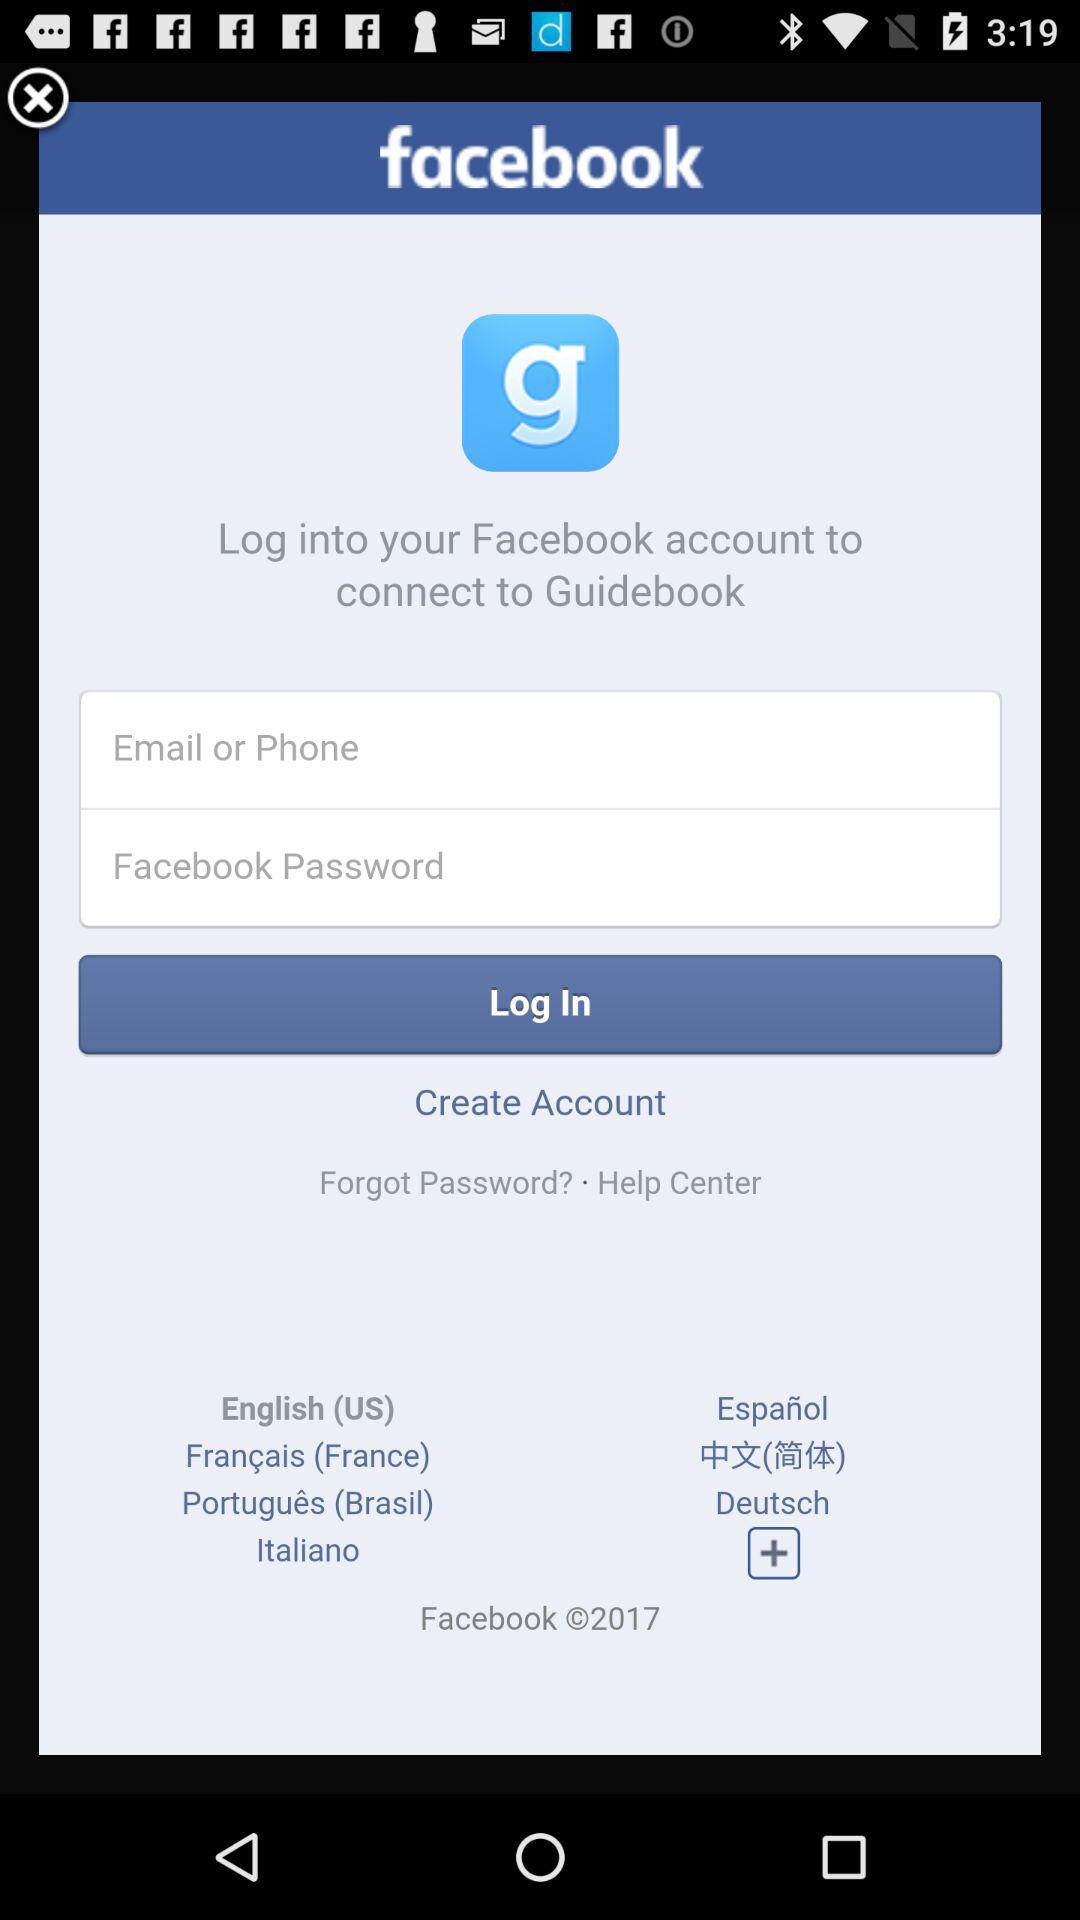 This screenshot has width=1080, height=1920. I want to click on exit screen, so click(38, 100).